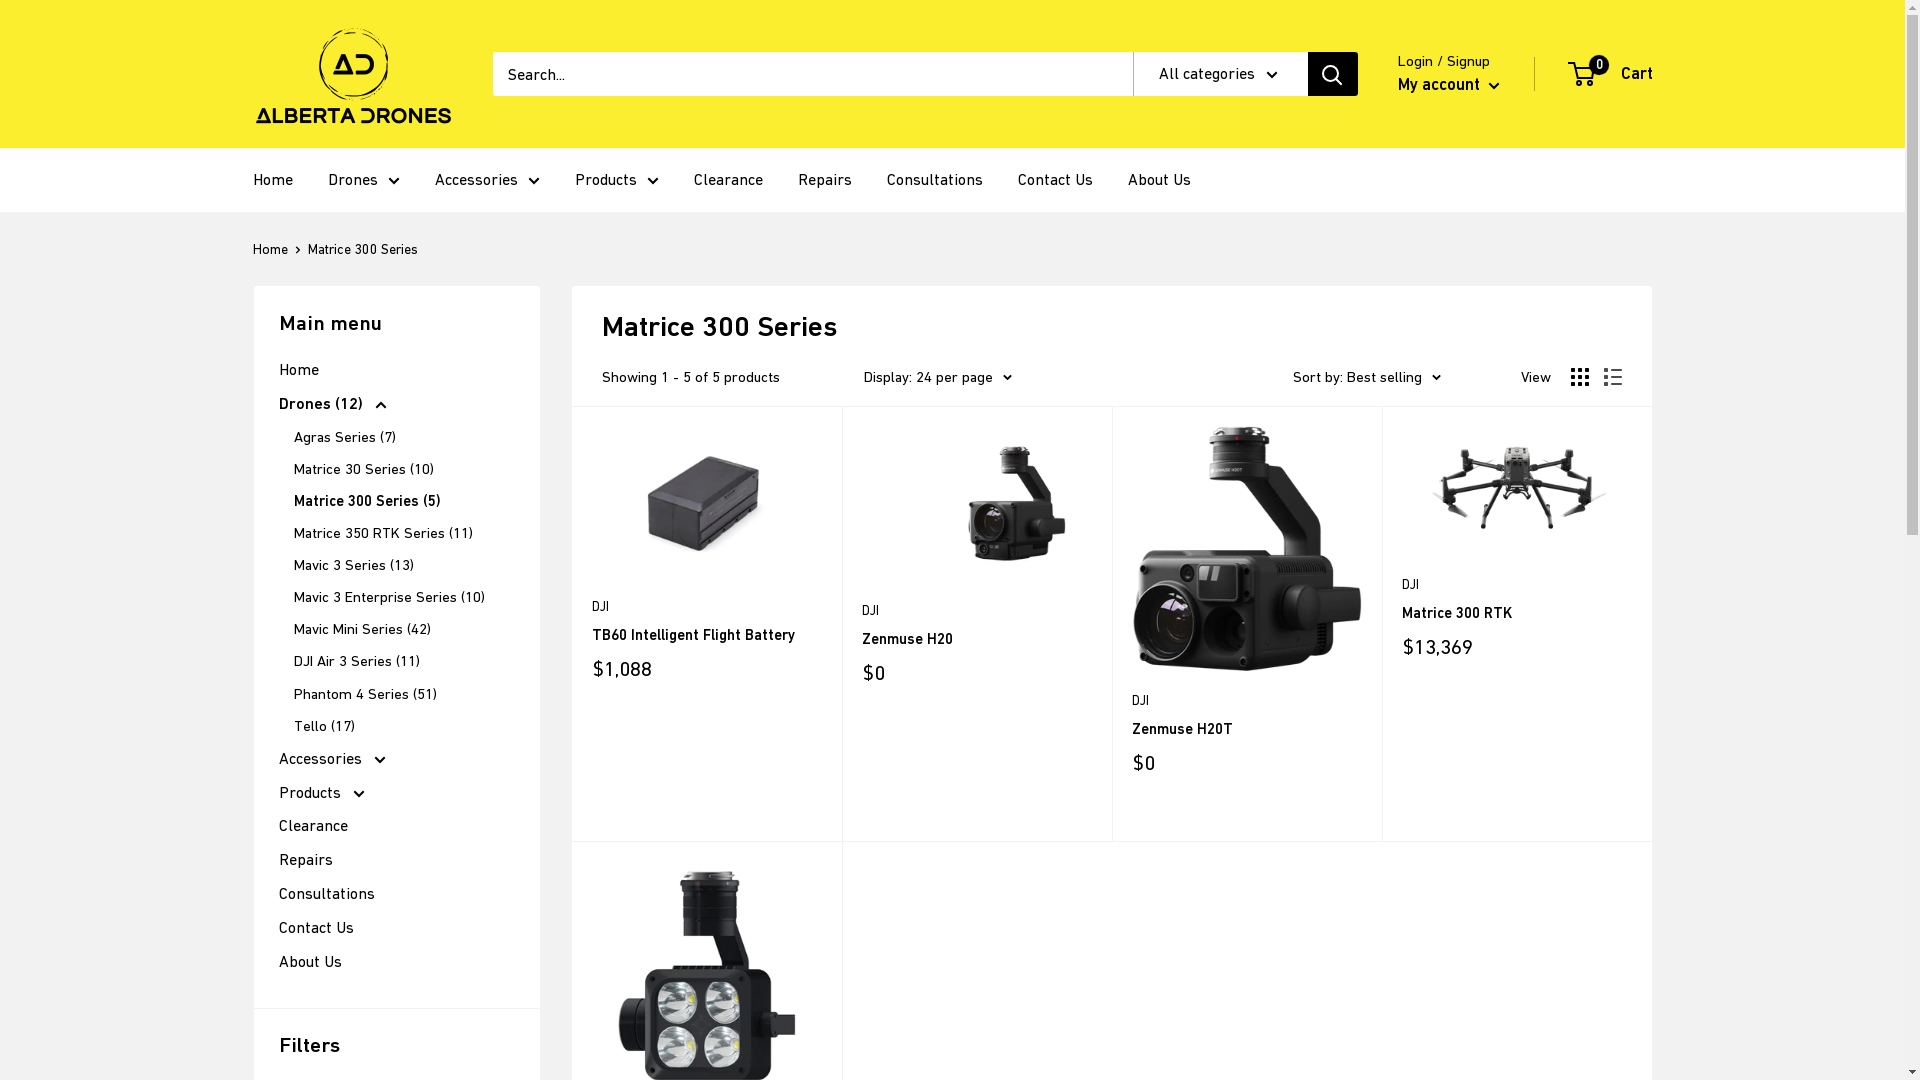  What do you see at coordinates (403, 627) in the screenshot?
I see `'Mavic Mini Series (42)'` at bounding box center [403, 627].